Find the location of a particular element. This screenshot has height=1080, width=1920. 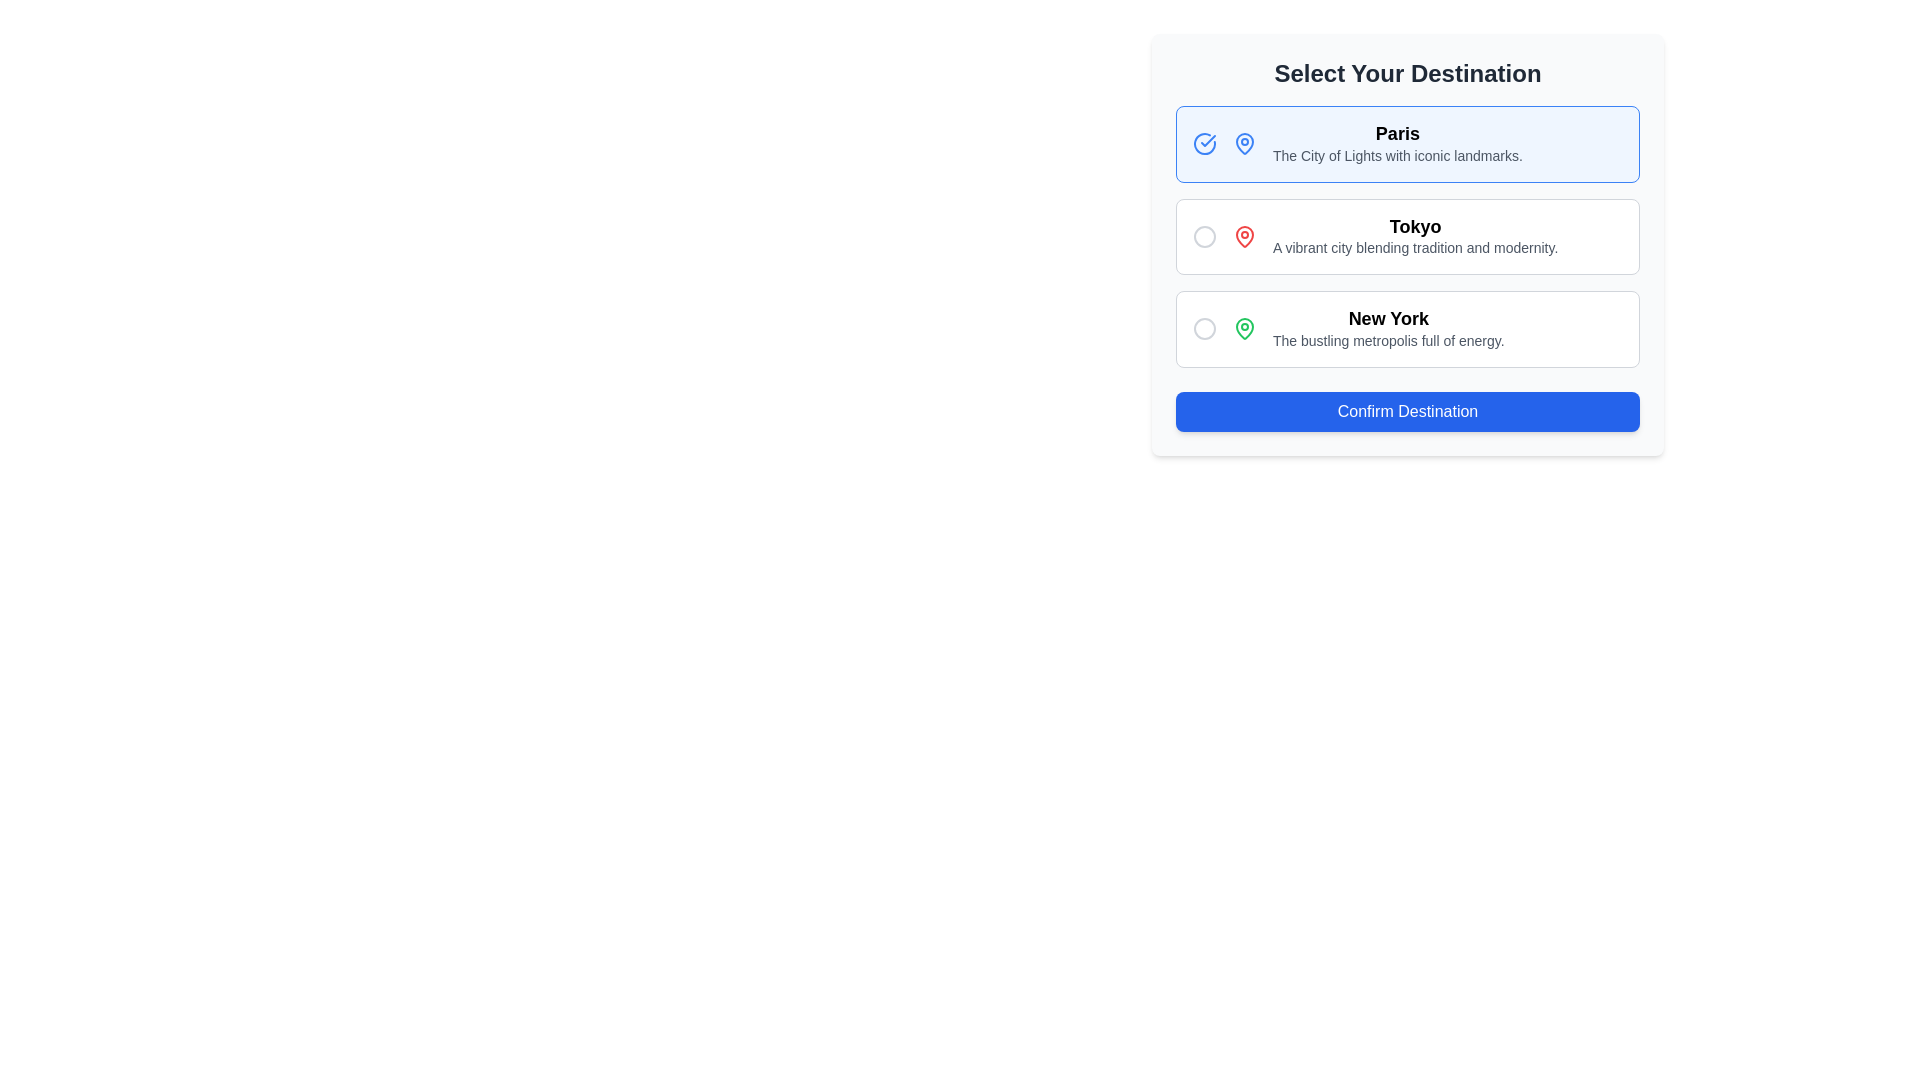

the Text header located at the topmost position of the destination selection interface, which introduces the surrounding UI components is located at coordinates (1406, 72).